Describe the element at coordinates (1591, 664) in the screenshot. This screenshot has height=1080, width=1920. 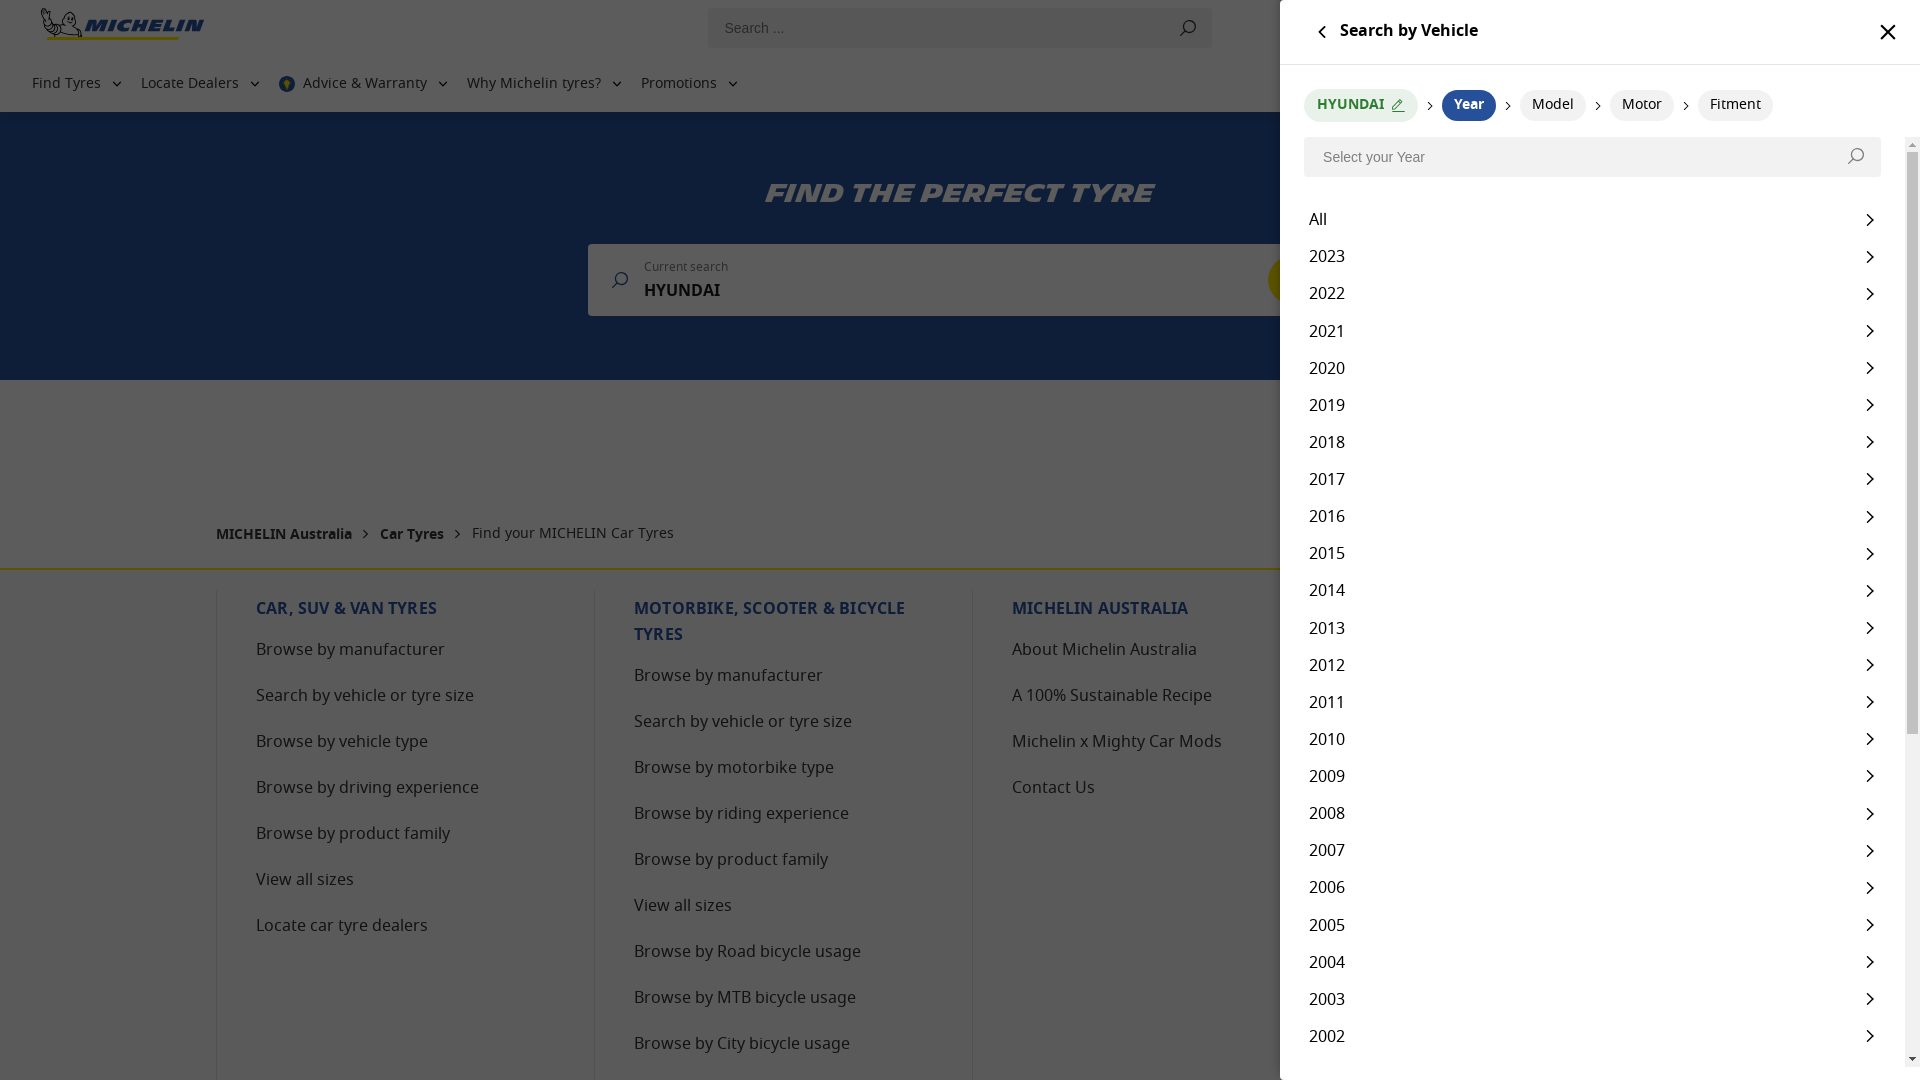
I see `'2012'` at that location.